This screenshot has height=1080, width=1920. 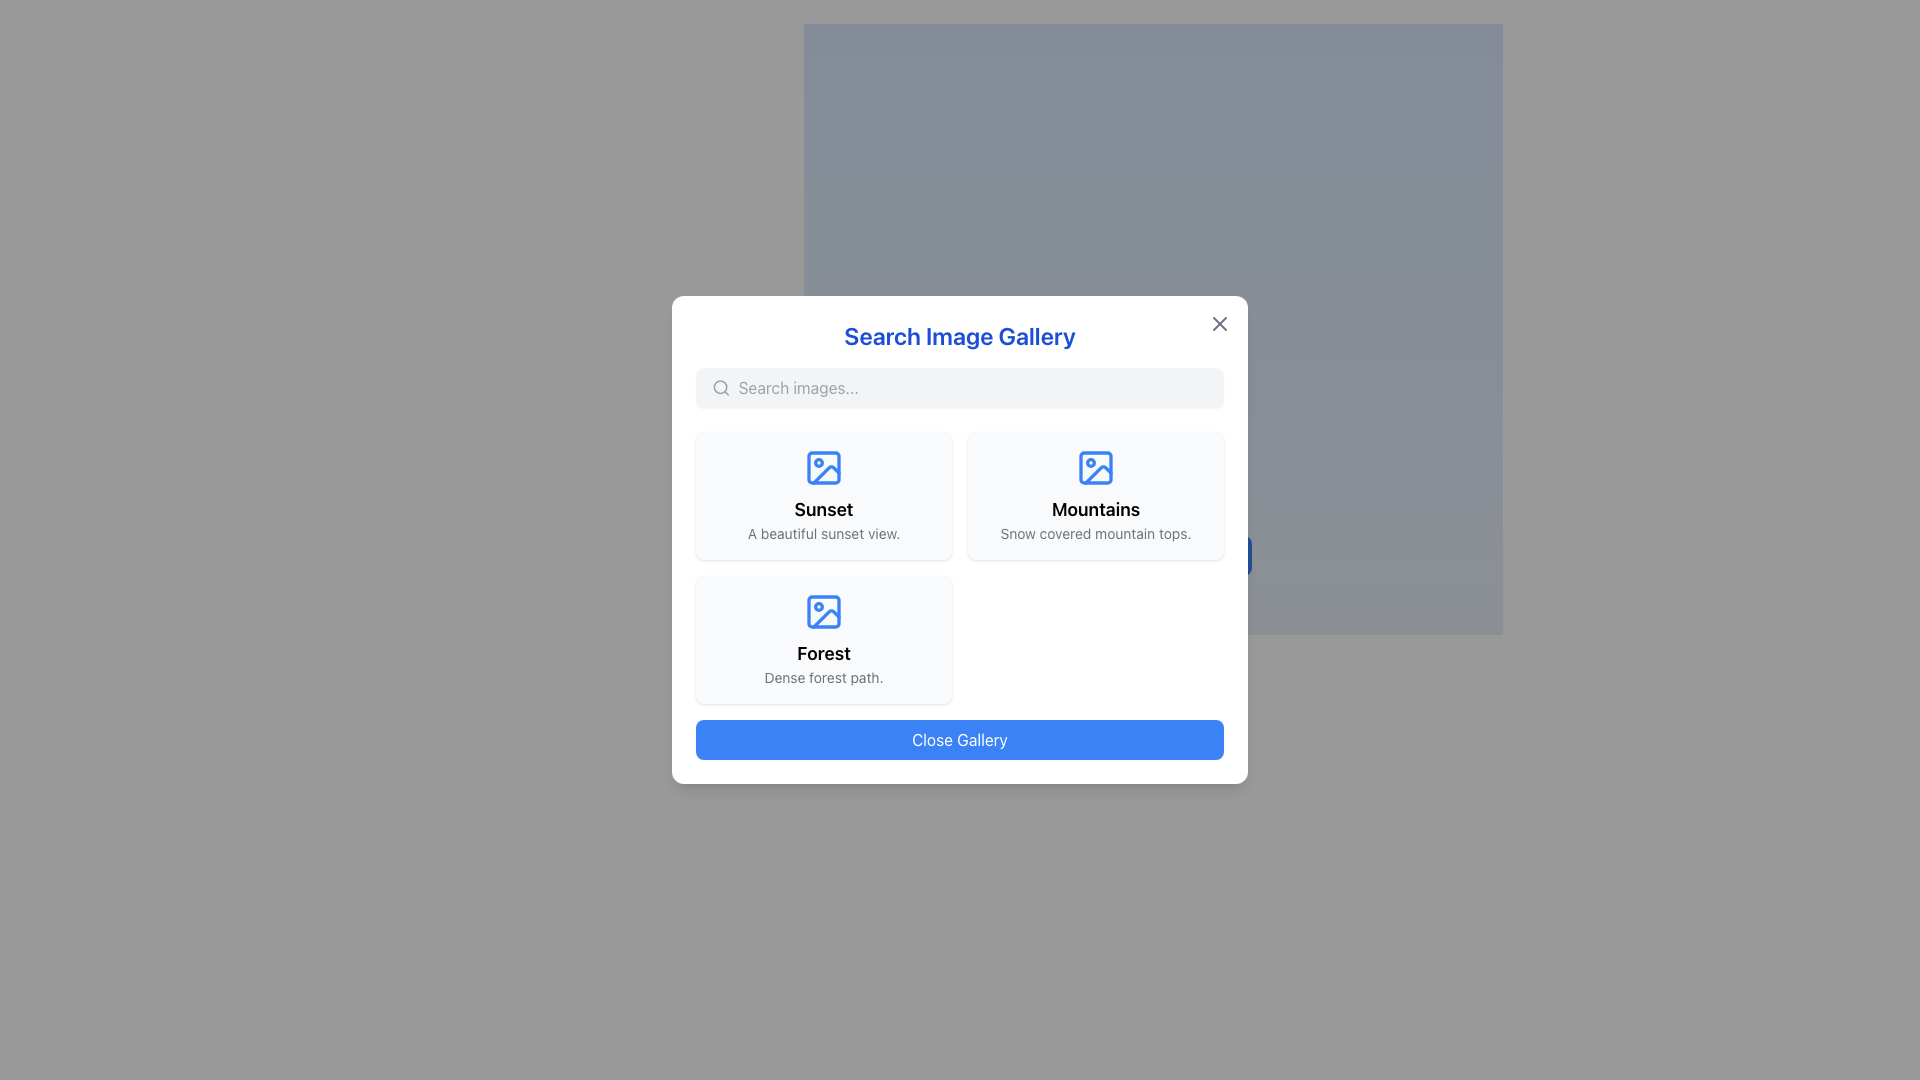 I want to click on the static text label that reads 'Snow covered mountain tops.' which is styled in a small, gray font and positioned beneath the title 'Mountains' within its card, so click(x=1094, y=532).